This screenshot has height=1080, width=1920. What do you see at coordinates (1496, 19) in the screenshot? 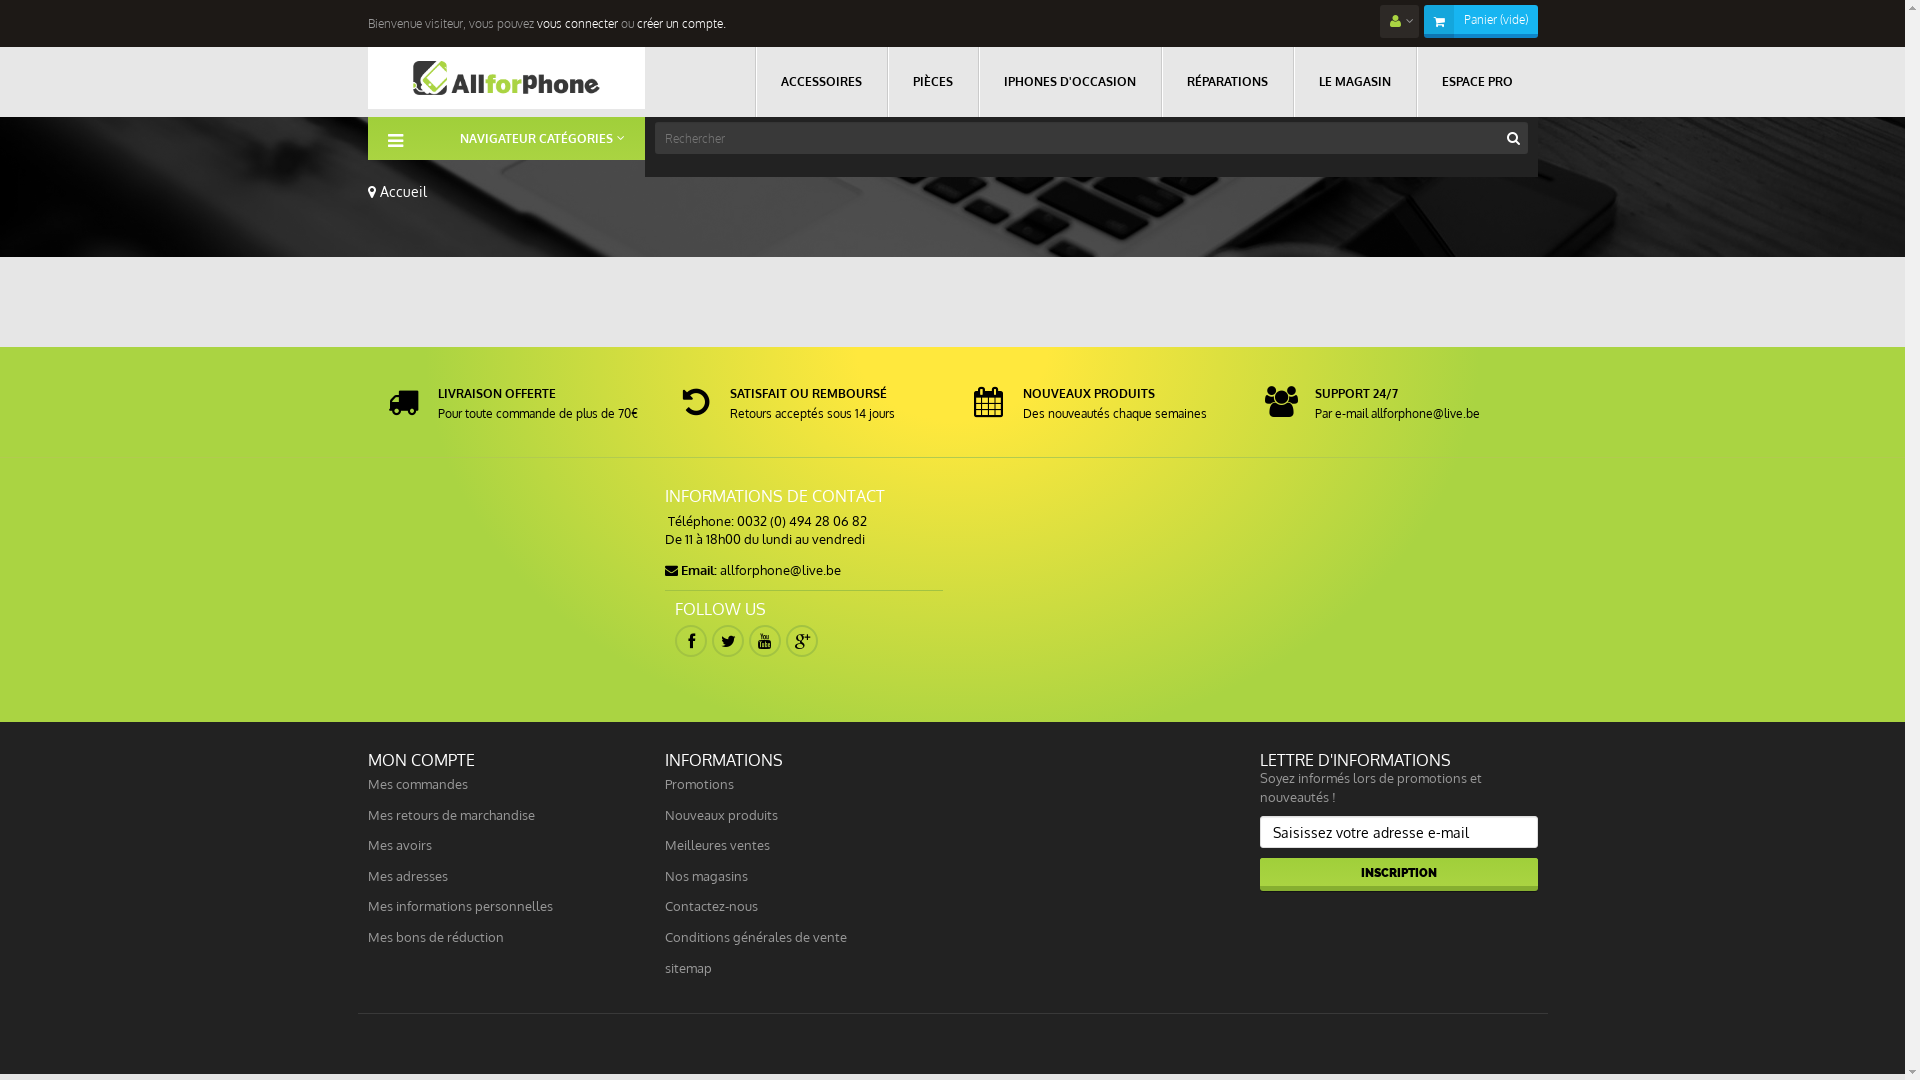
I see `'Panier (vide)'` at bounding box center [1496, 19].